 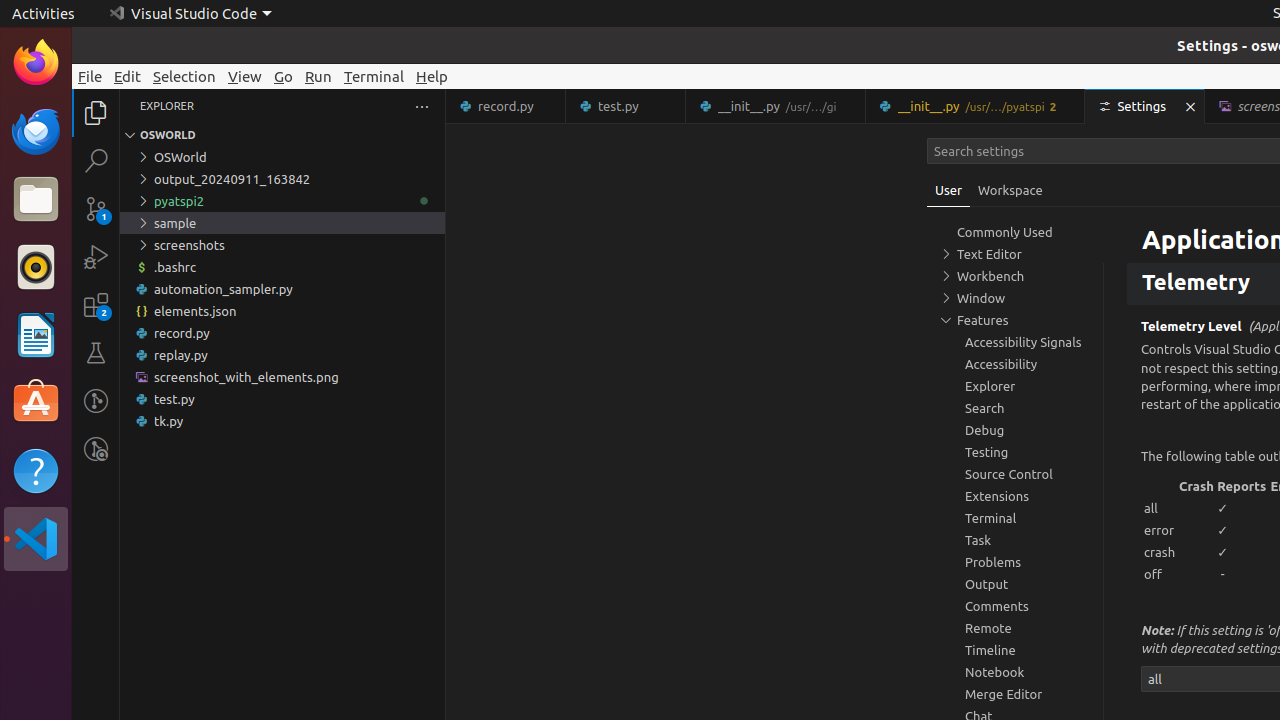 I want to click on 'sample', so click(x=281, y=222).